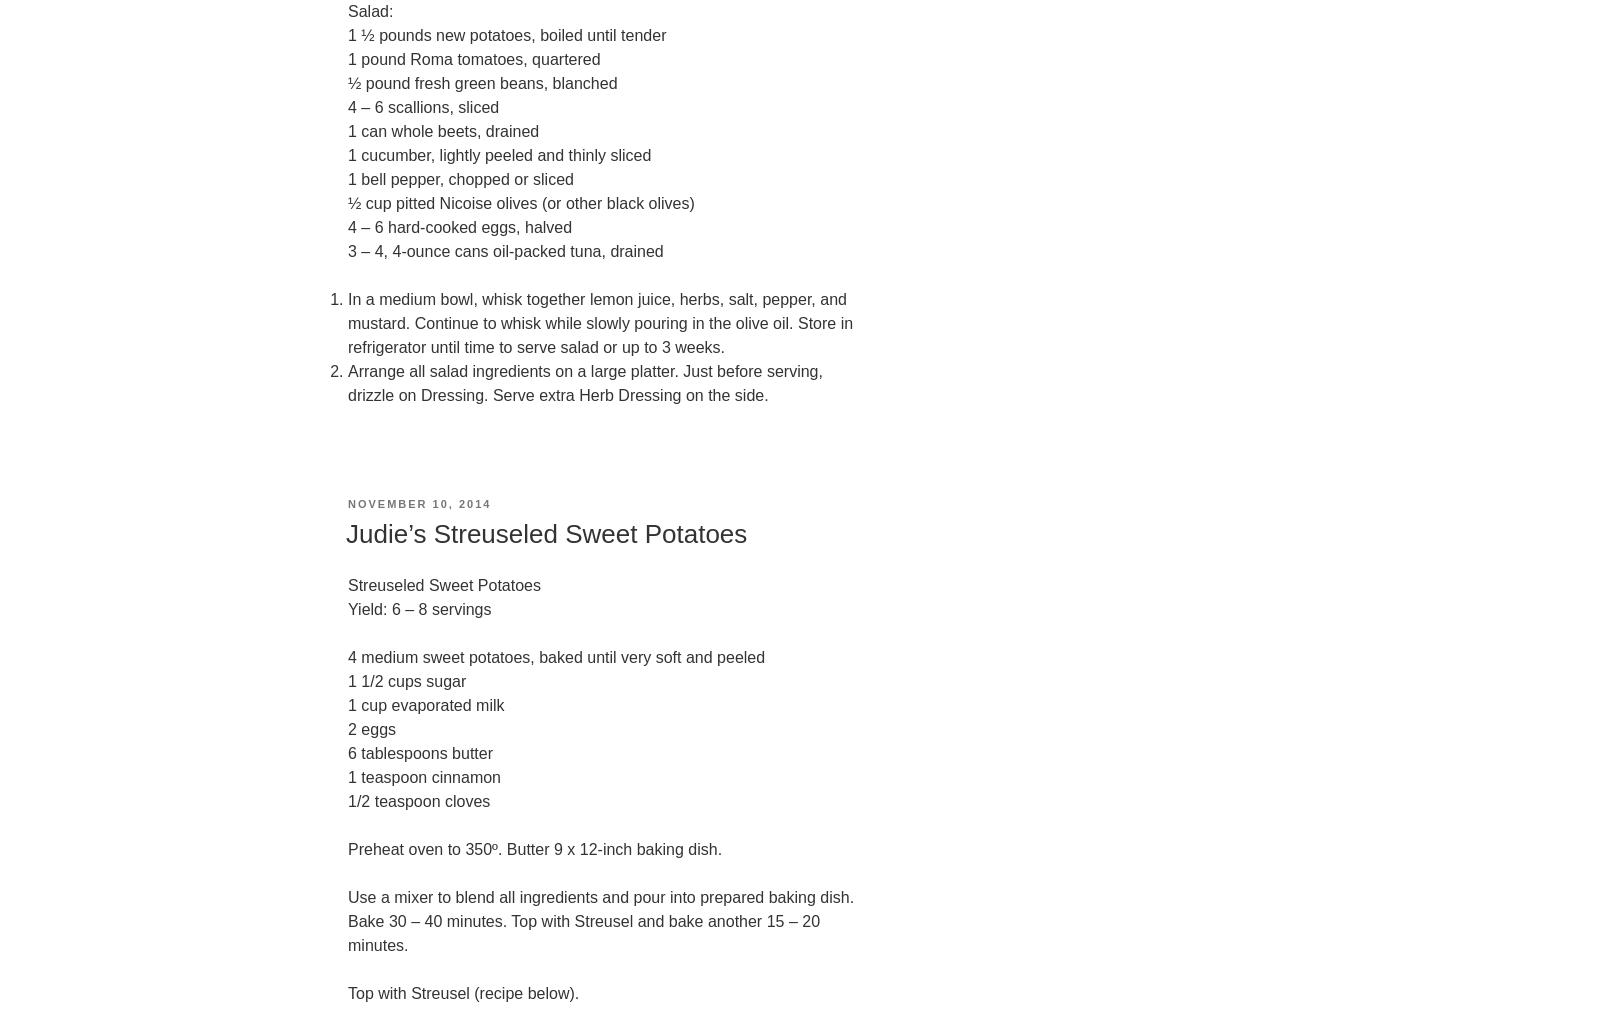  I want to click on 'Top with Streusel (recipe below).', so click(348, 992).